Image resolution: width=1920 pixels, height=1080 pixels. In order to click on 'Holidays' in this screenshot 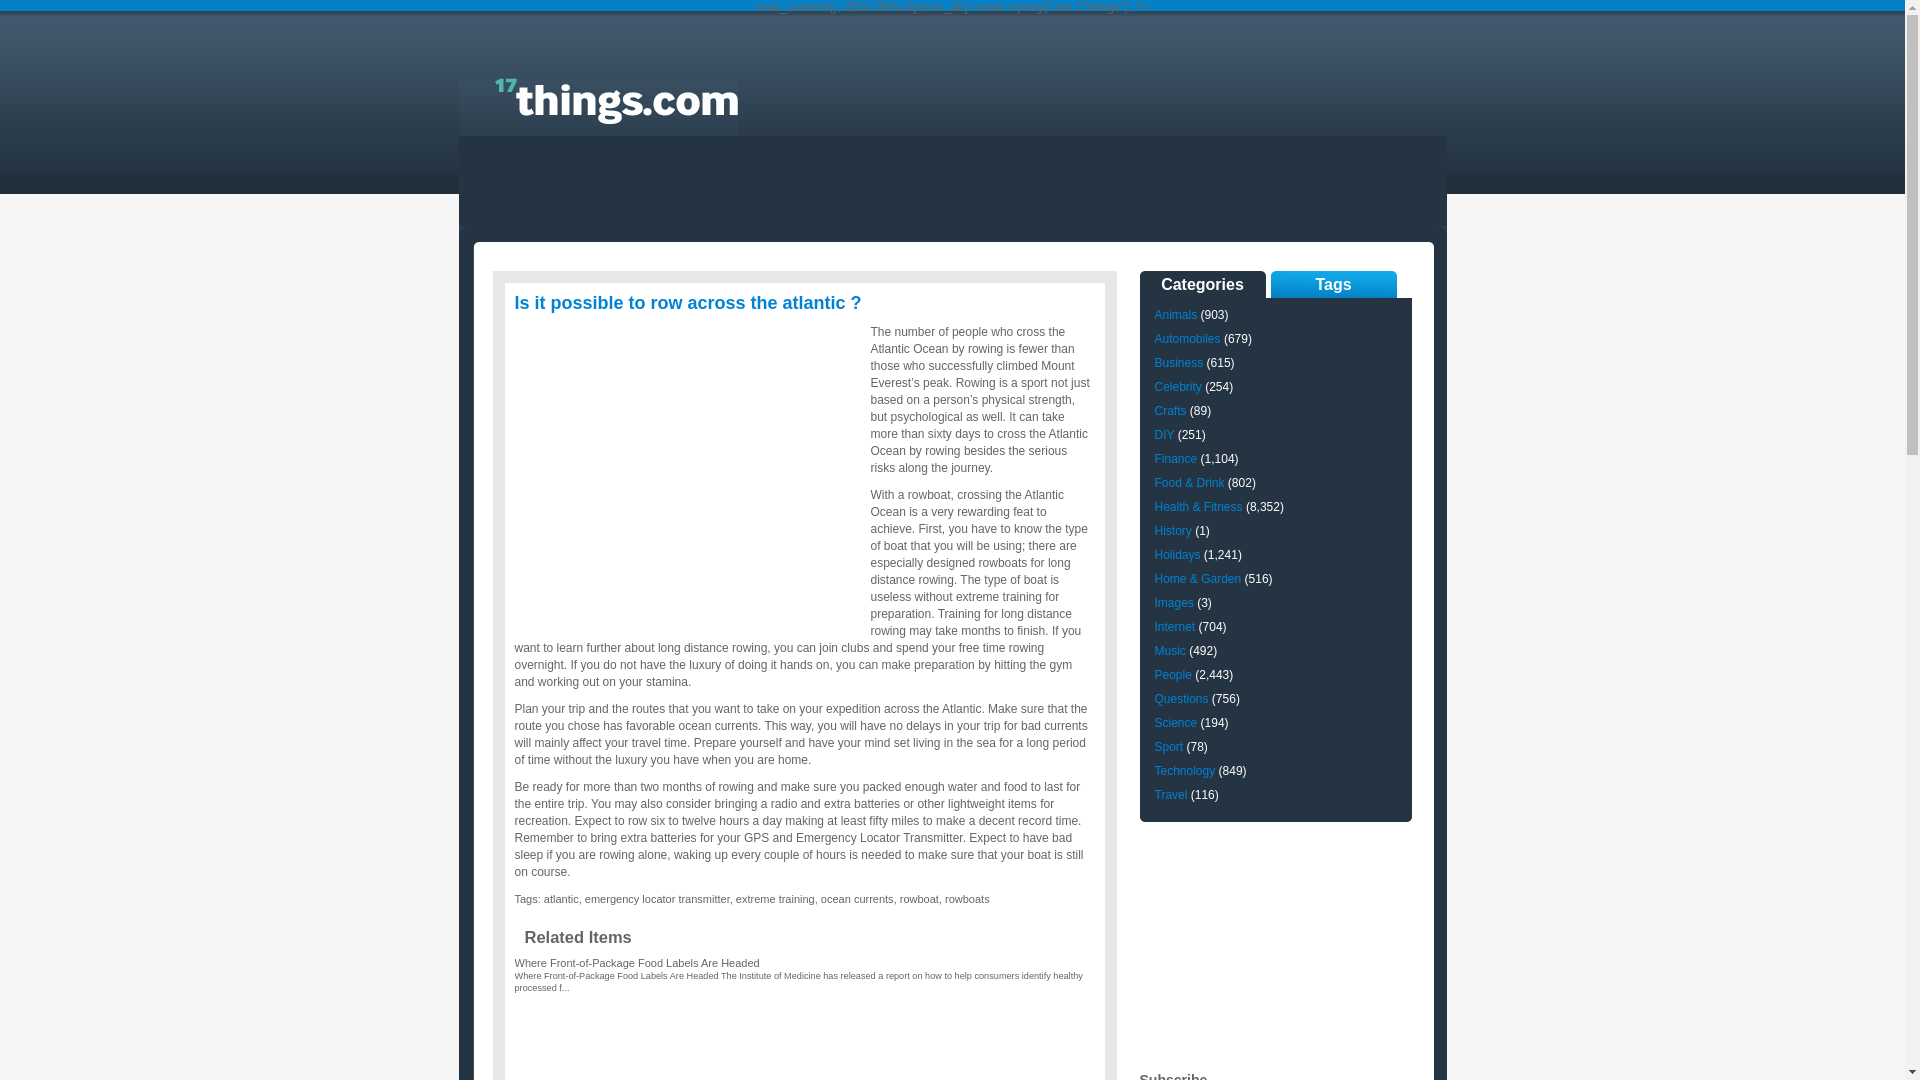, I will do `click(1176, 555)`.